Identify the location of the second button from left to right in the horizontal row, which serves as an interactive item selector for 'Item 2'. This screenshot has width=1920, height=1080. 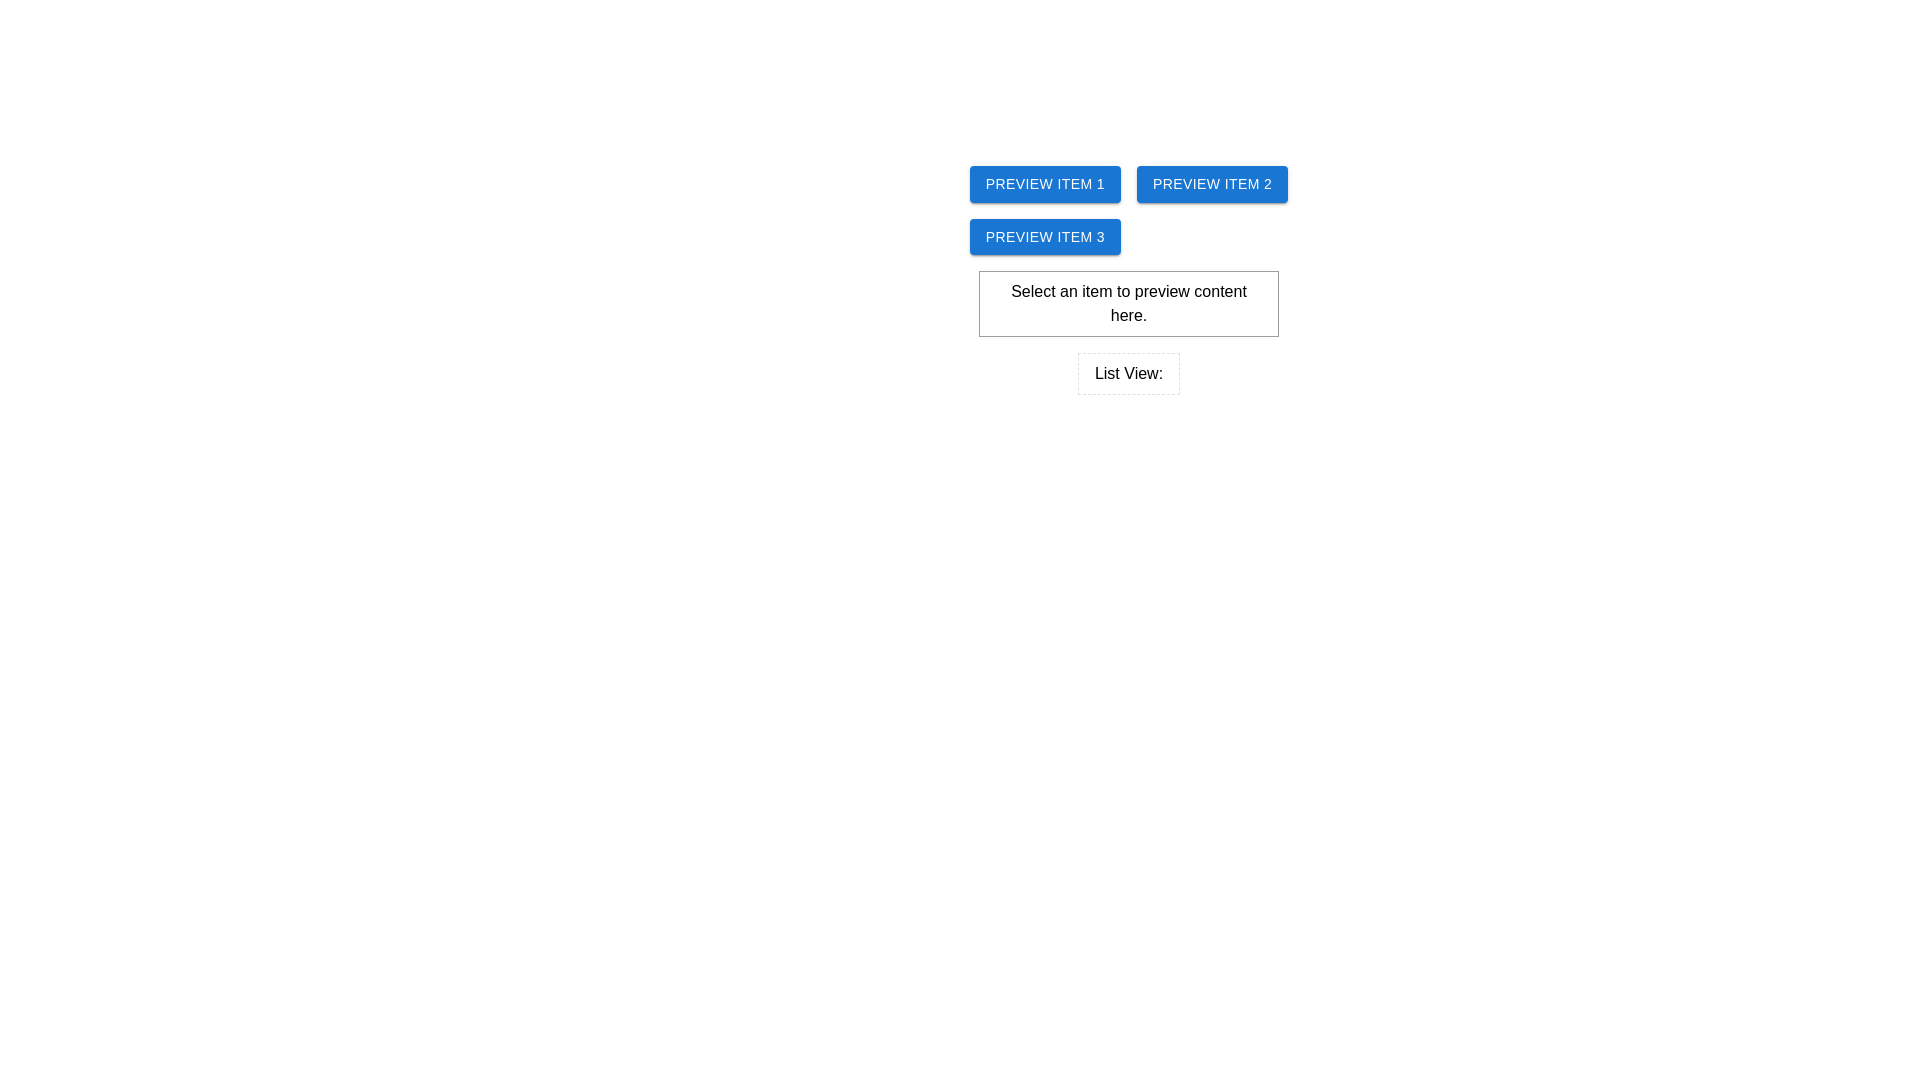
(1211, 184).